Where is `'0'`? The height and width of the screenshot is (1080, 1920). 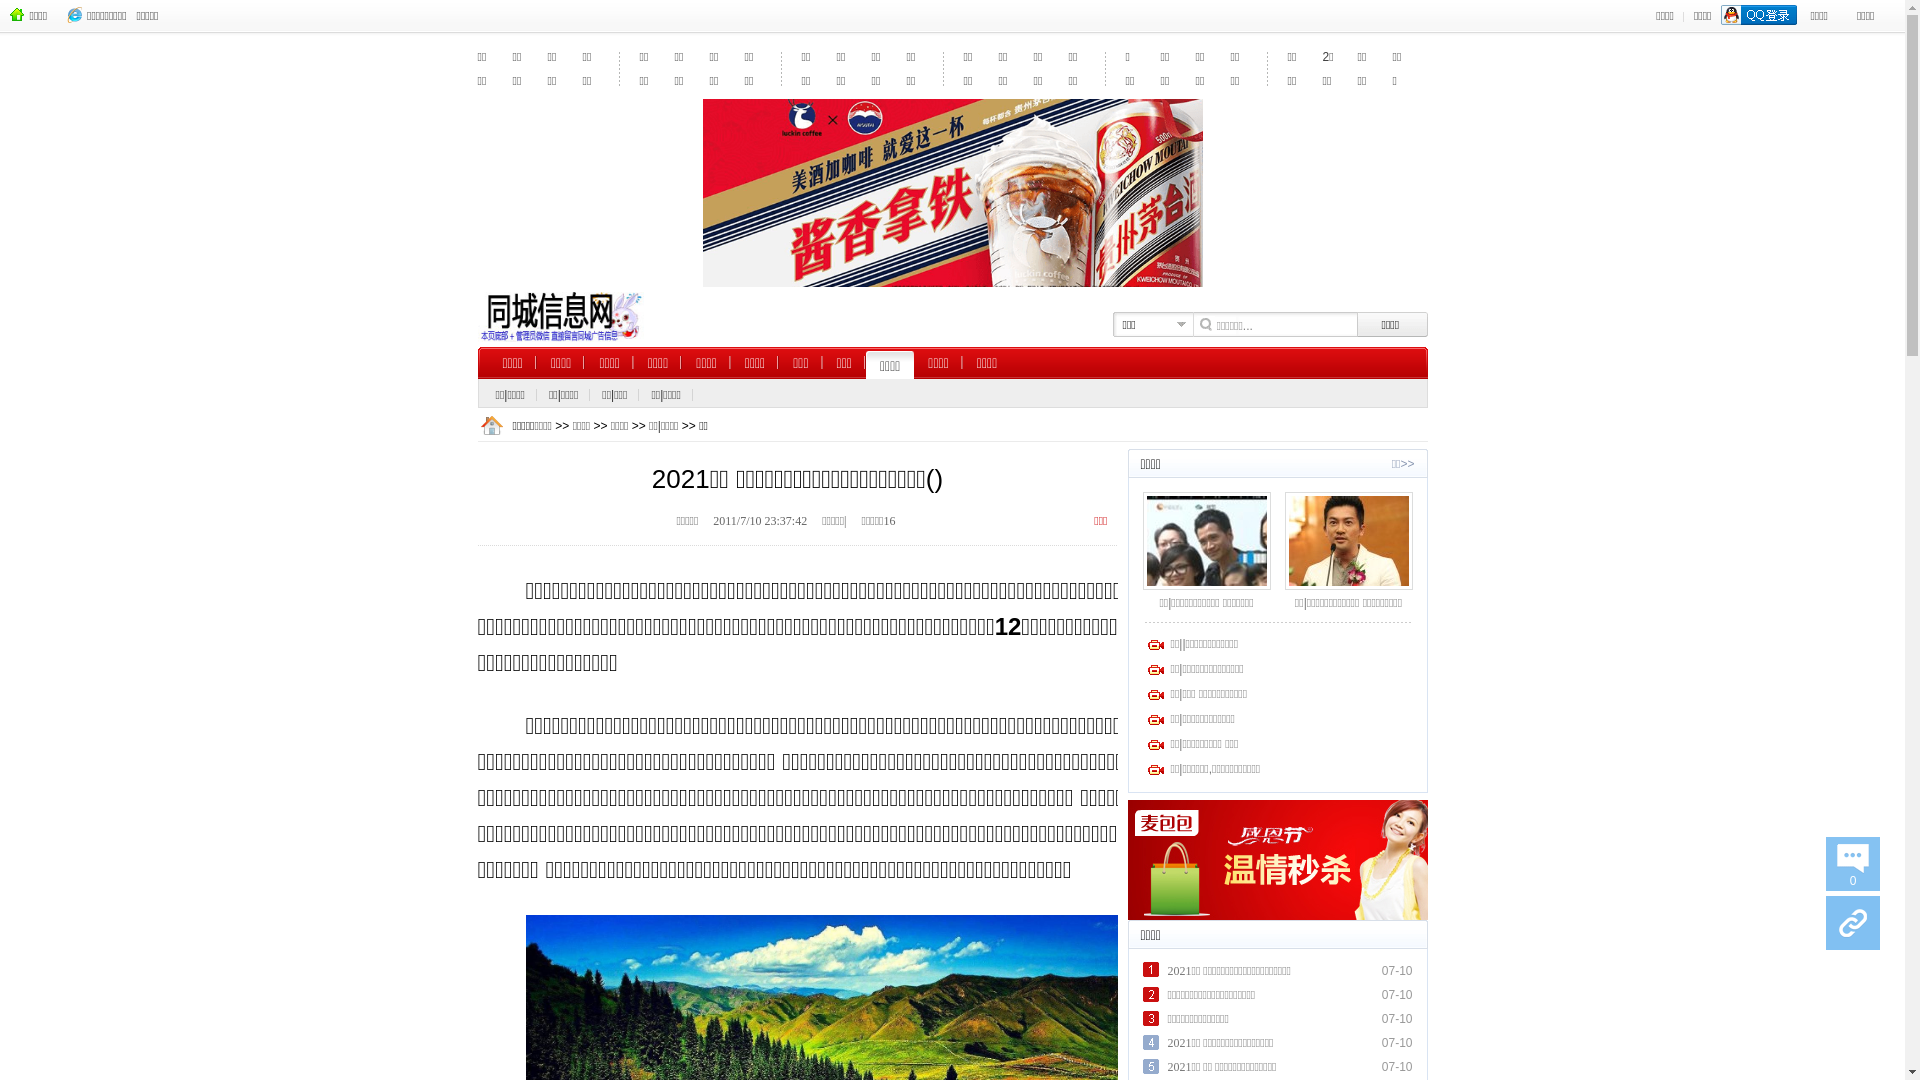
'0' is located at coordinates (1851, 863).